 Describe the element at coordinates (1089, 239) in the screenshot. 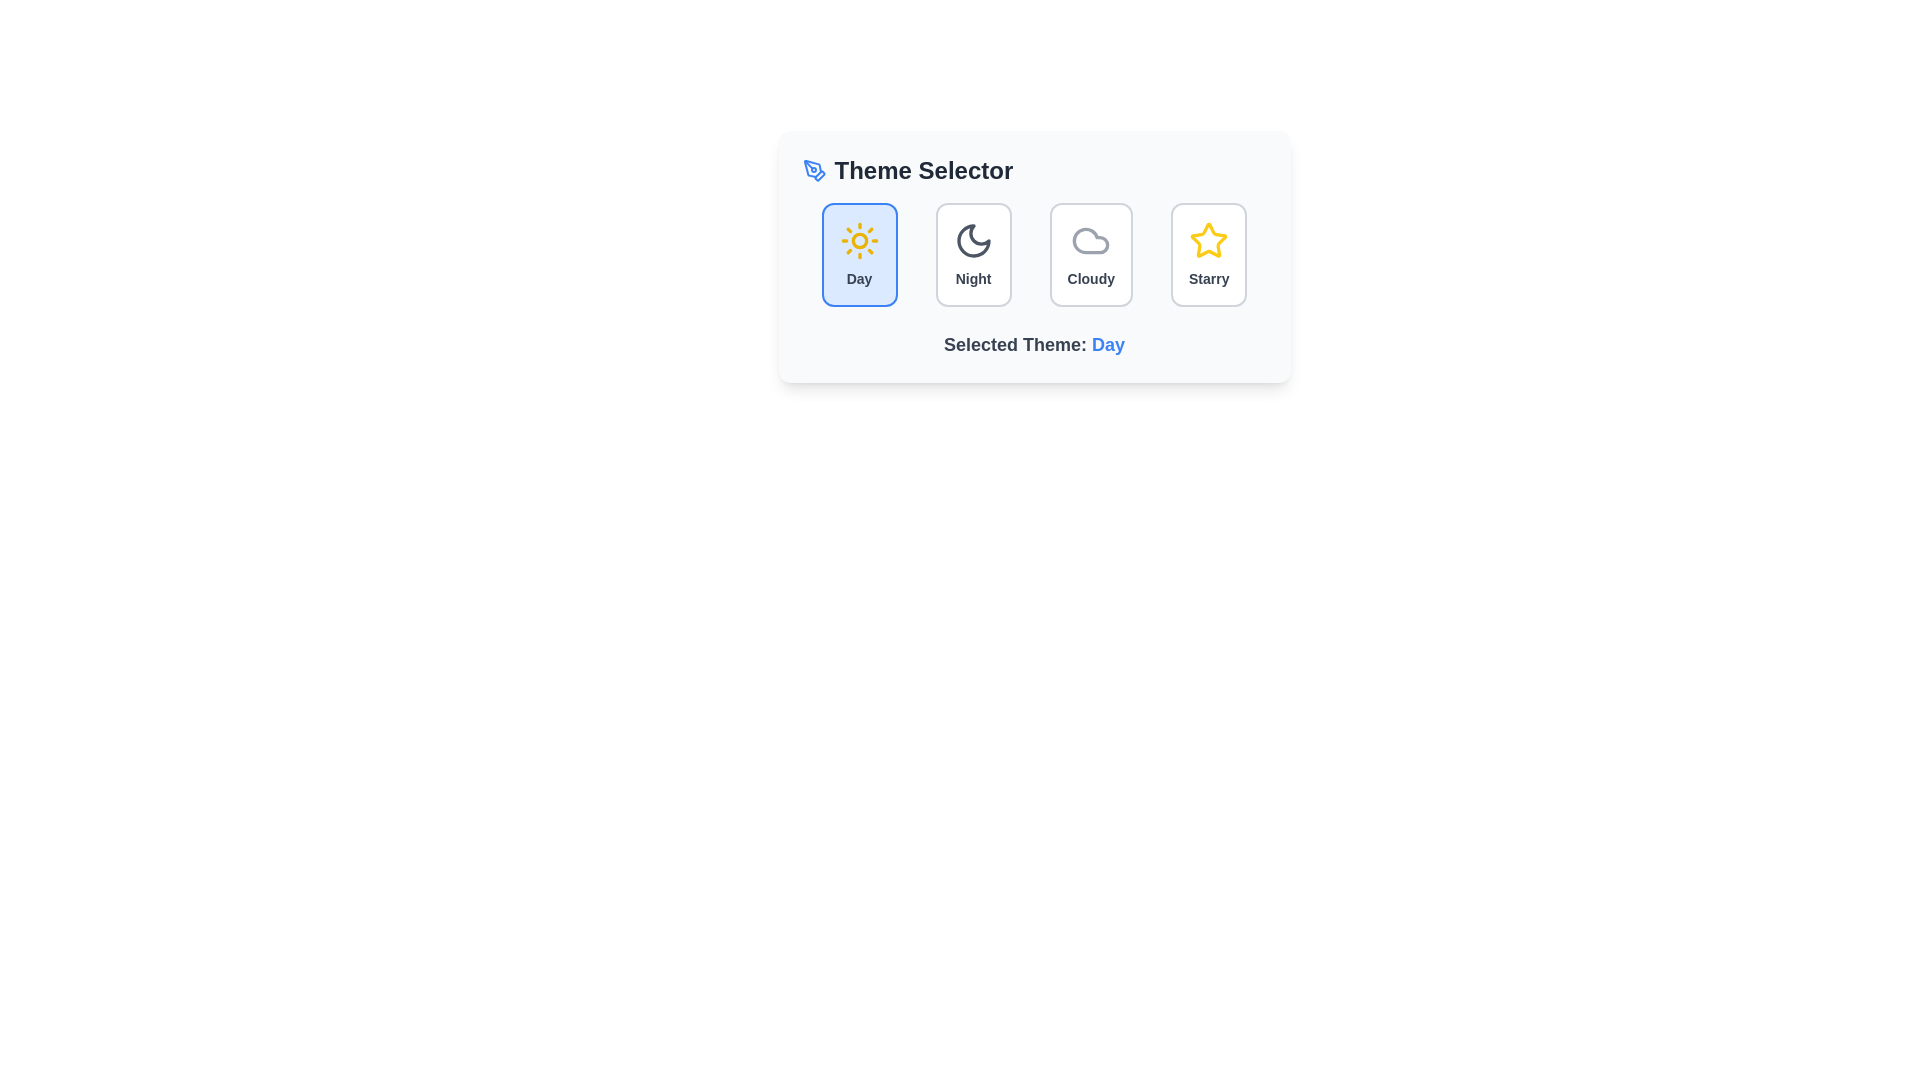

I see `the cloud-shaped icon within the 'Cloudy' button` at that location.